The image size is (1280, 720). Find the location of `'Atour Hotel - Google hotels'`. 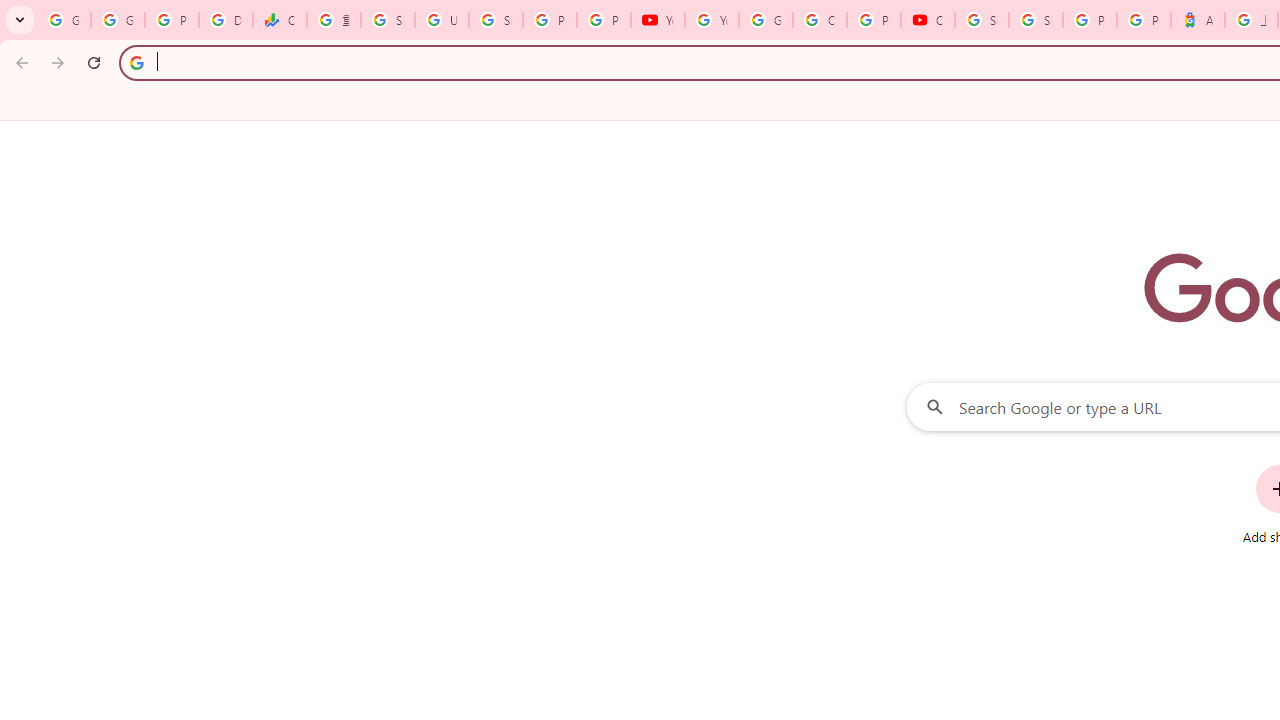

'Atour Hotel - Google hotels' is located at coordinates (1198, 20).